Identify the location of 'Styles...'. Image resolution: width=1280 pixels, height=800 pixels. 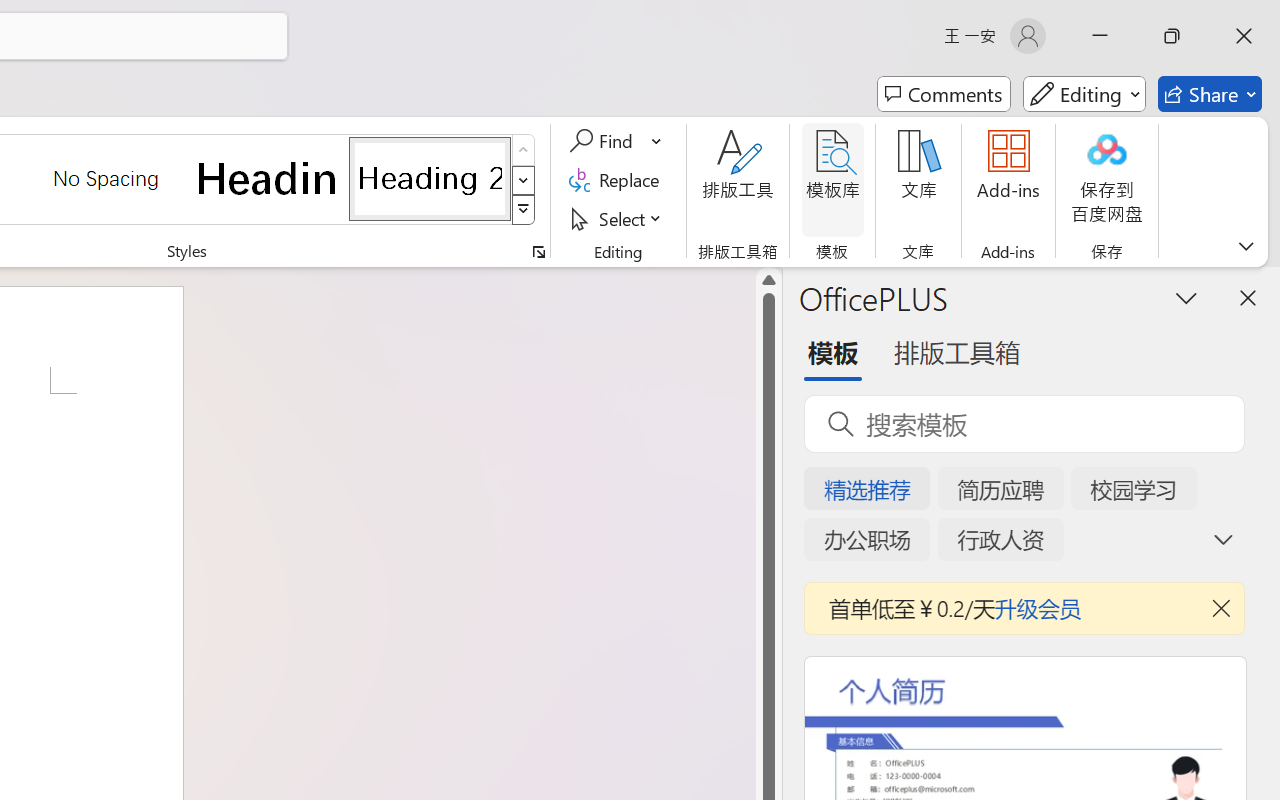
(538, 251).